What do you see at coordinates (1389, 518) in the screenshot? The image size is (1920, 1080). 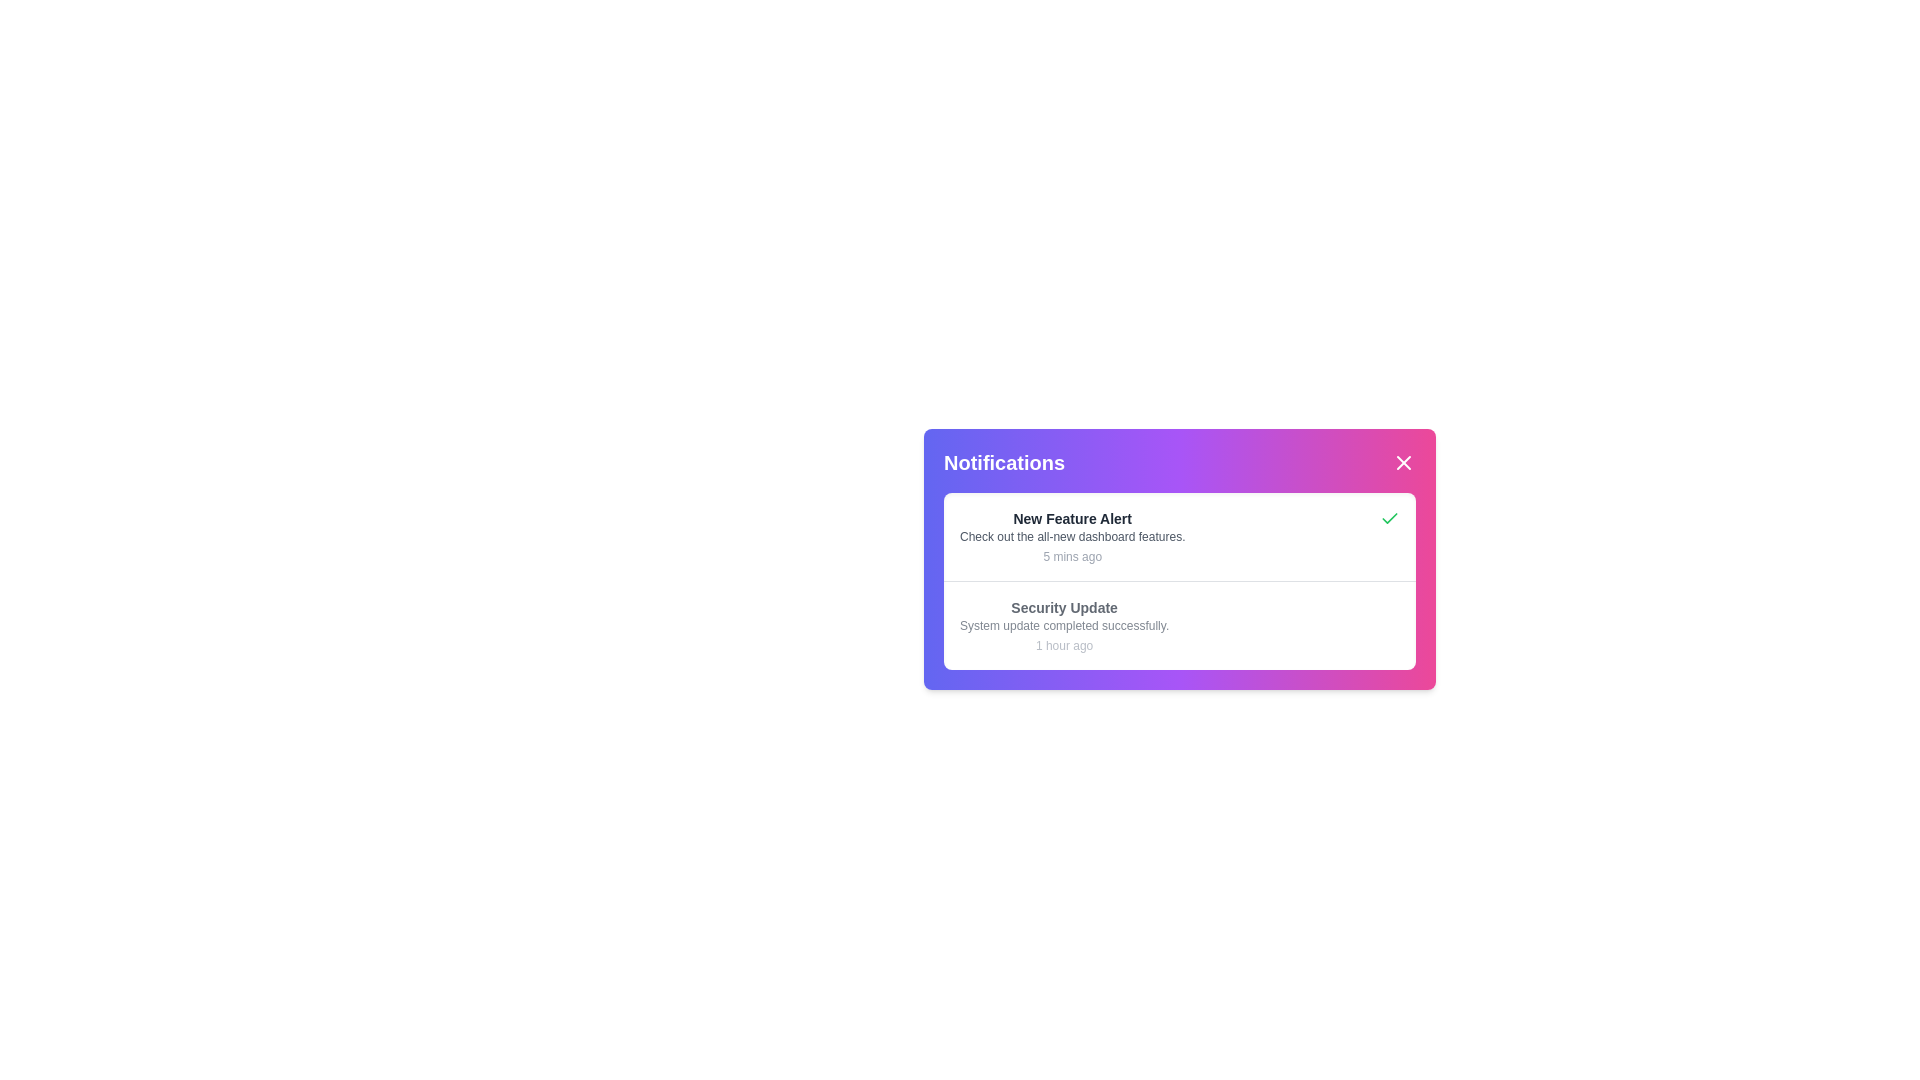 I see `the green checkmark icon located at the top-right corner of the 'New Feature Alert' notification card for visual feedback` at bounding box center [1389, 518].